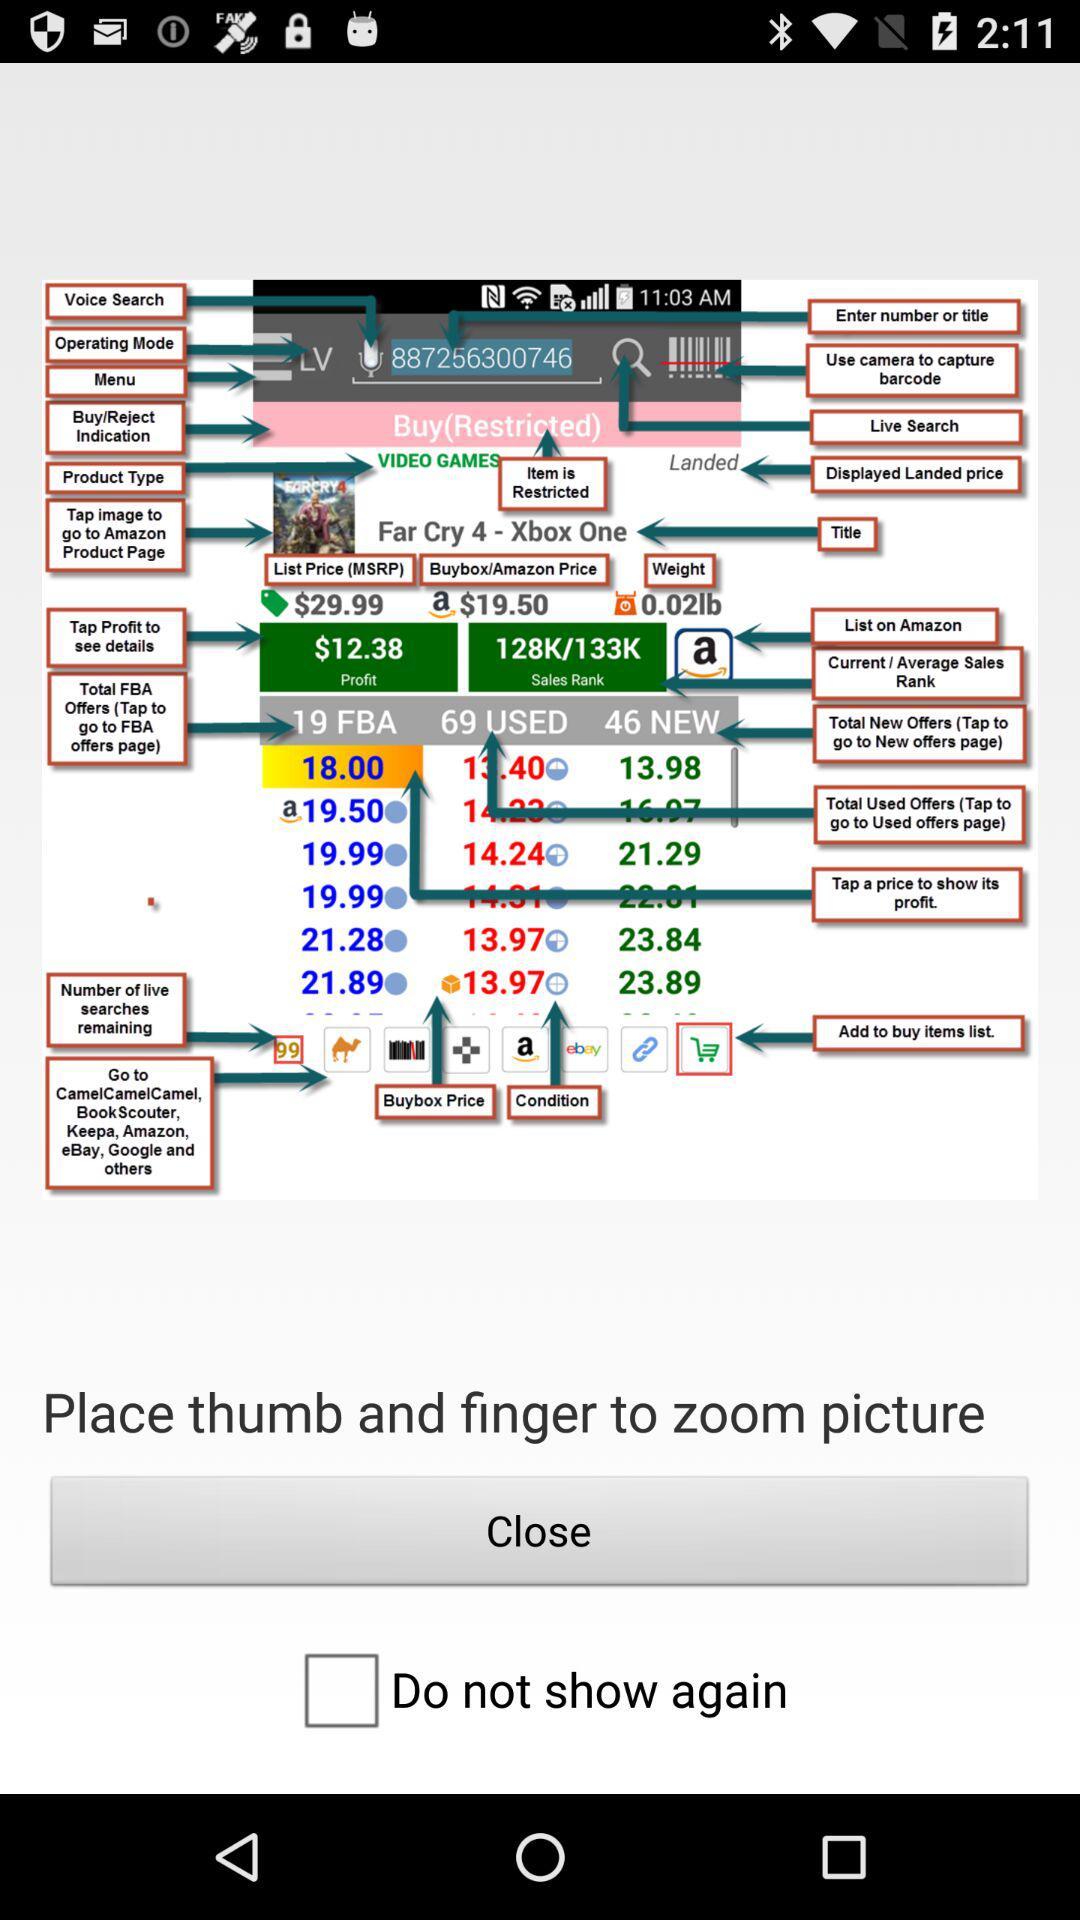 This screenshot has width=1080, height=1920. Describe the element at coordinates (538, 1688) in the screenshot. I see `the button below close button` at that location.